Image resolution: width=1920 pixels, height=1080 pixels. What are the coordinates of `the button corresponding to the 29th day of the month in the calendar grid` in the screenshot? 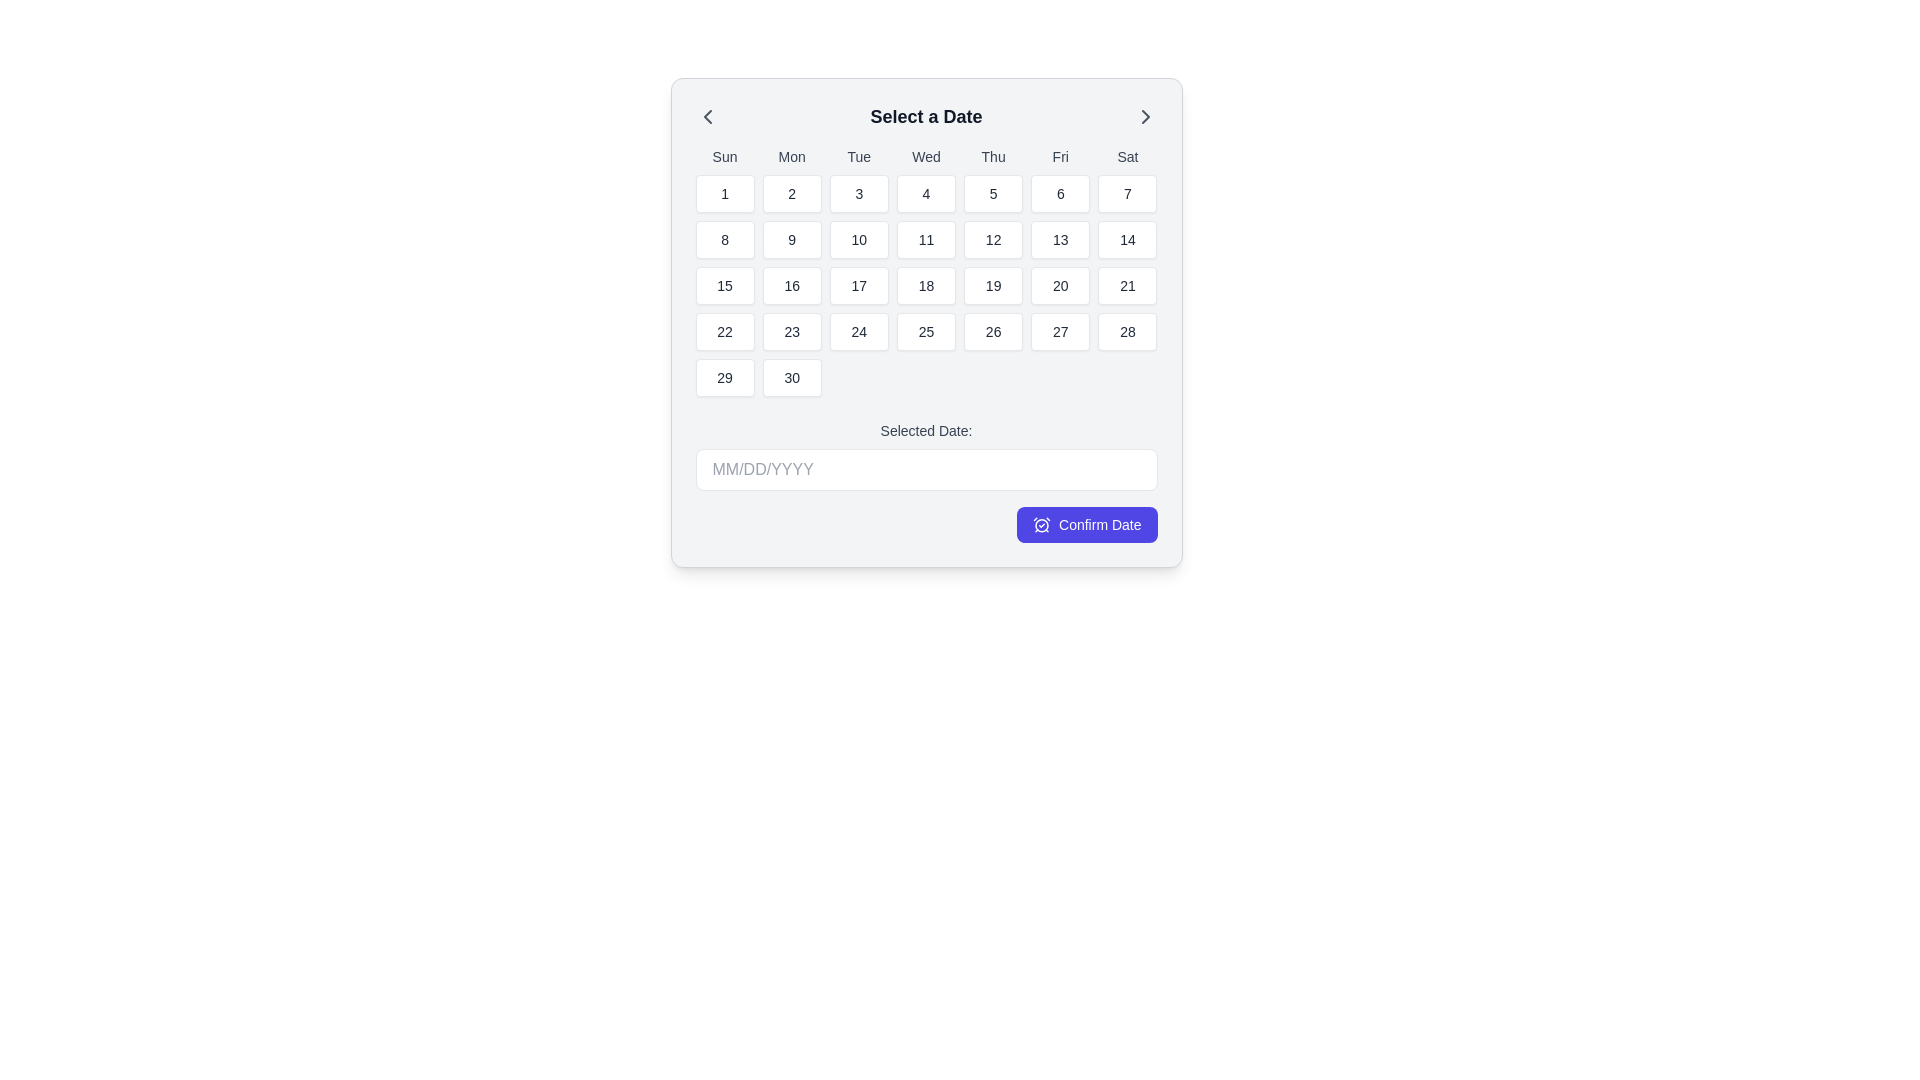 It's located at (723, 378).